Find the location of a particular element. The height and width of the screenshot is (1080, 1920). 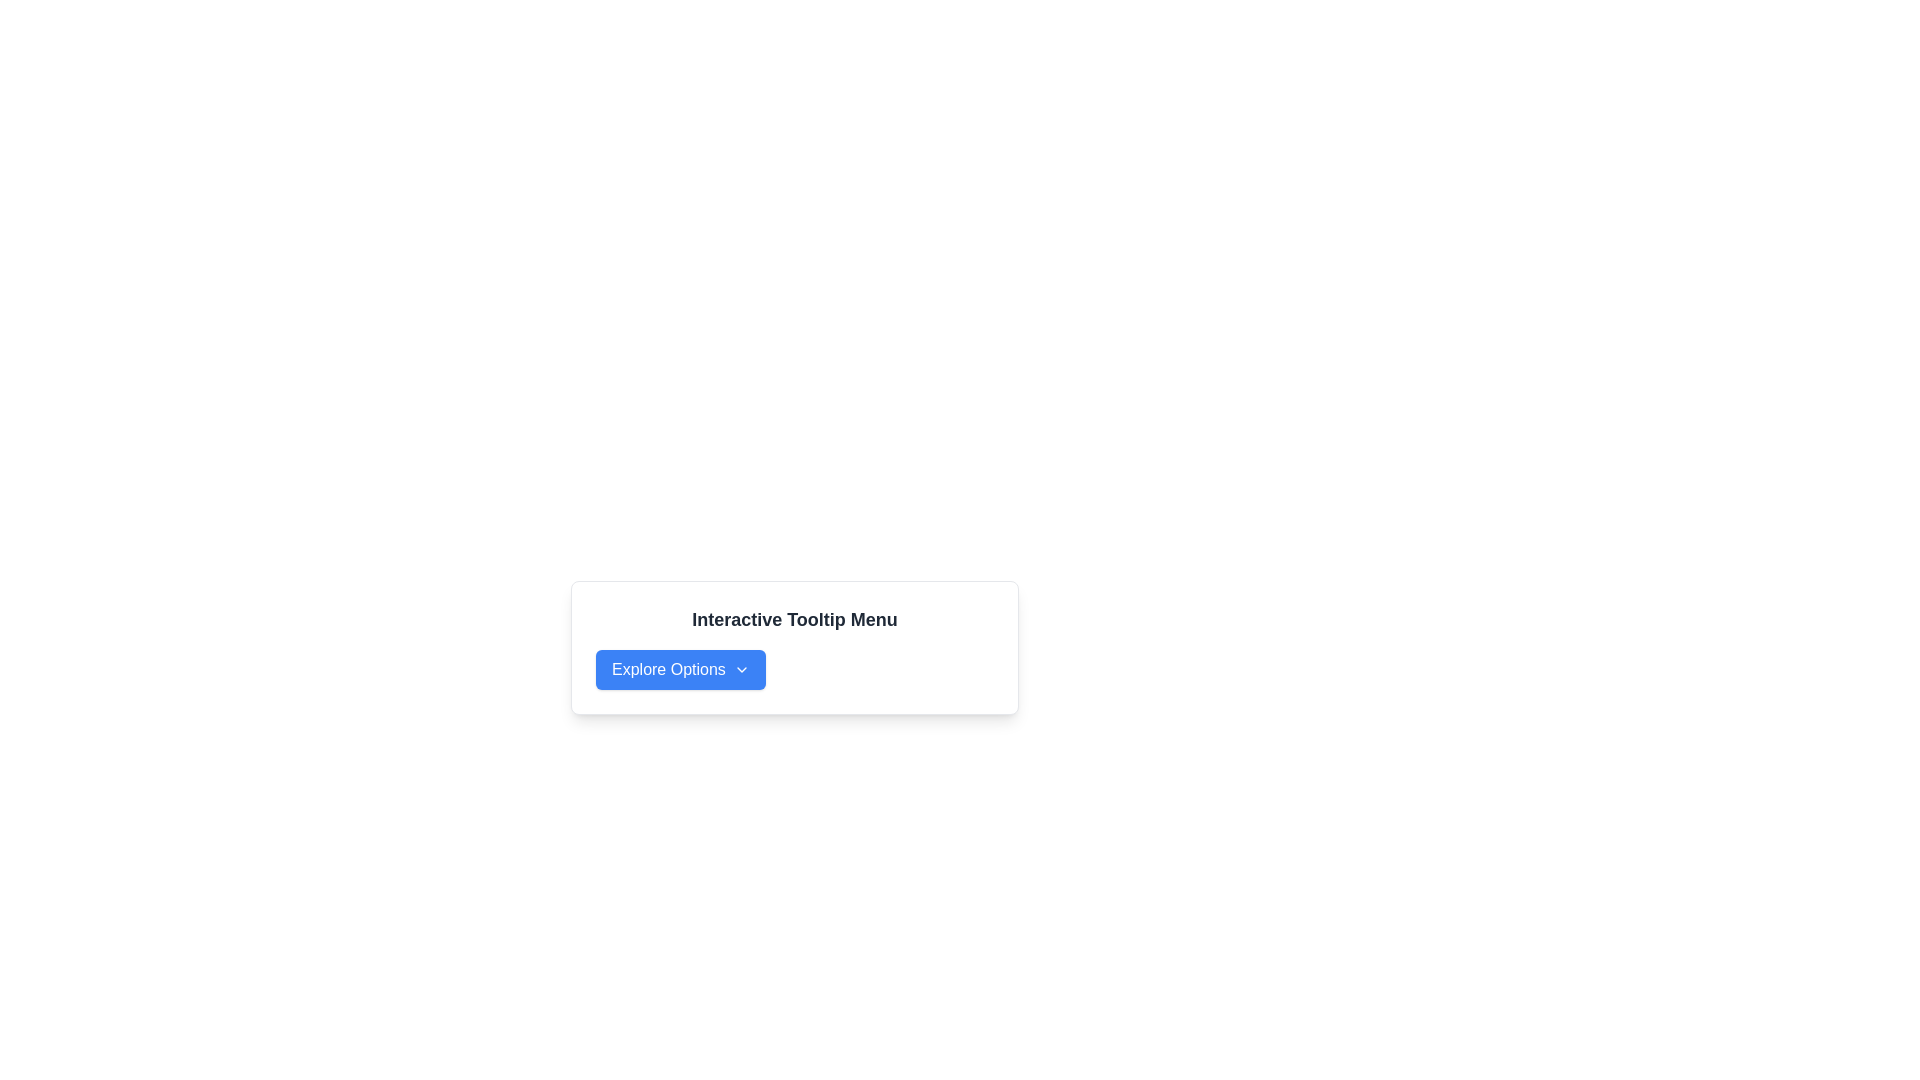

the 'Explore Options' button with a blue background and white text, located beneath the 'Interactive Tooltip Menu' heading is located at coordinates (680, 670).